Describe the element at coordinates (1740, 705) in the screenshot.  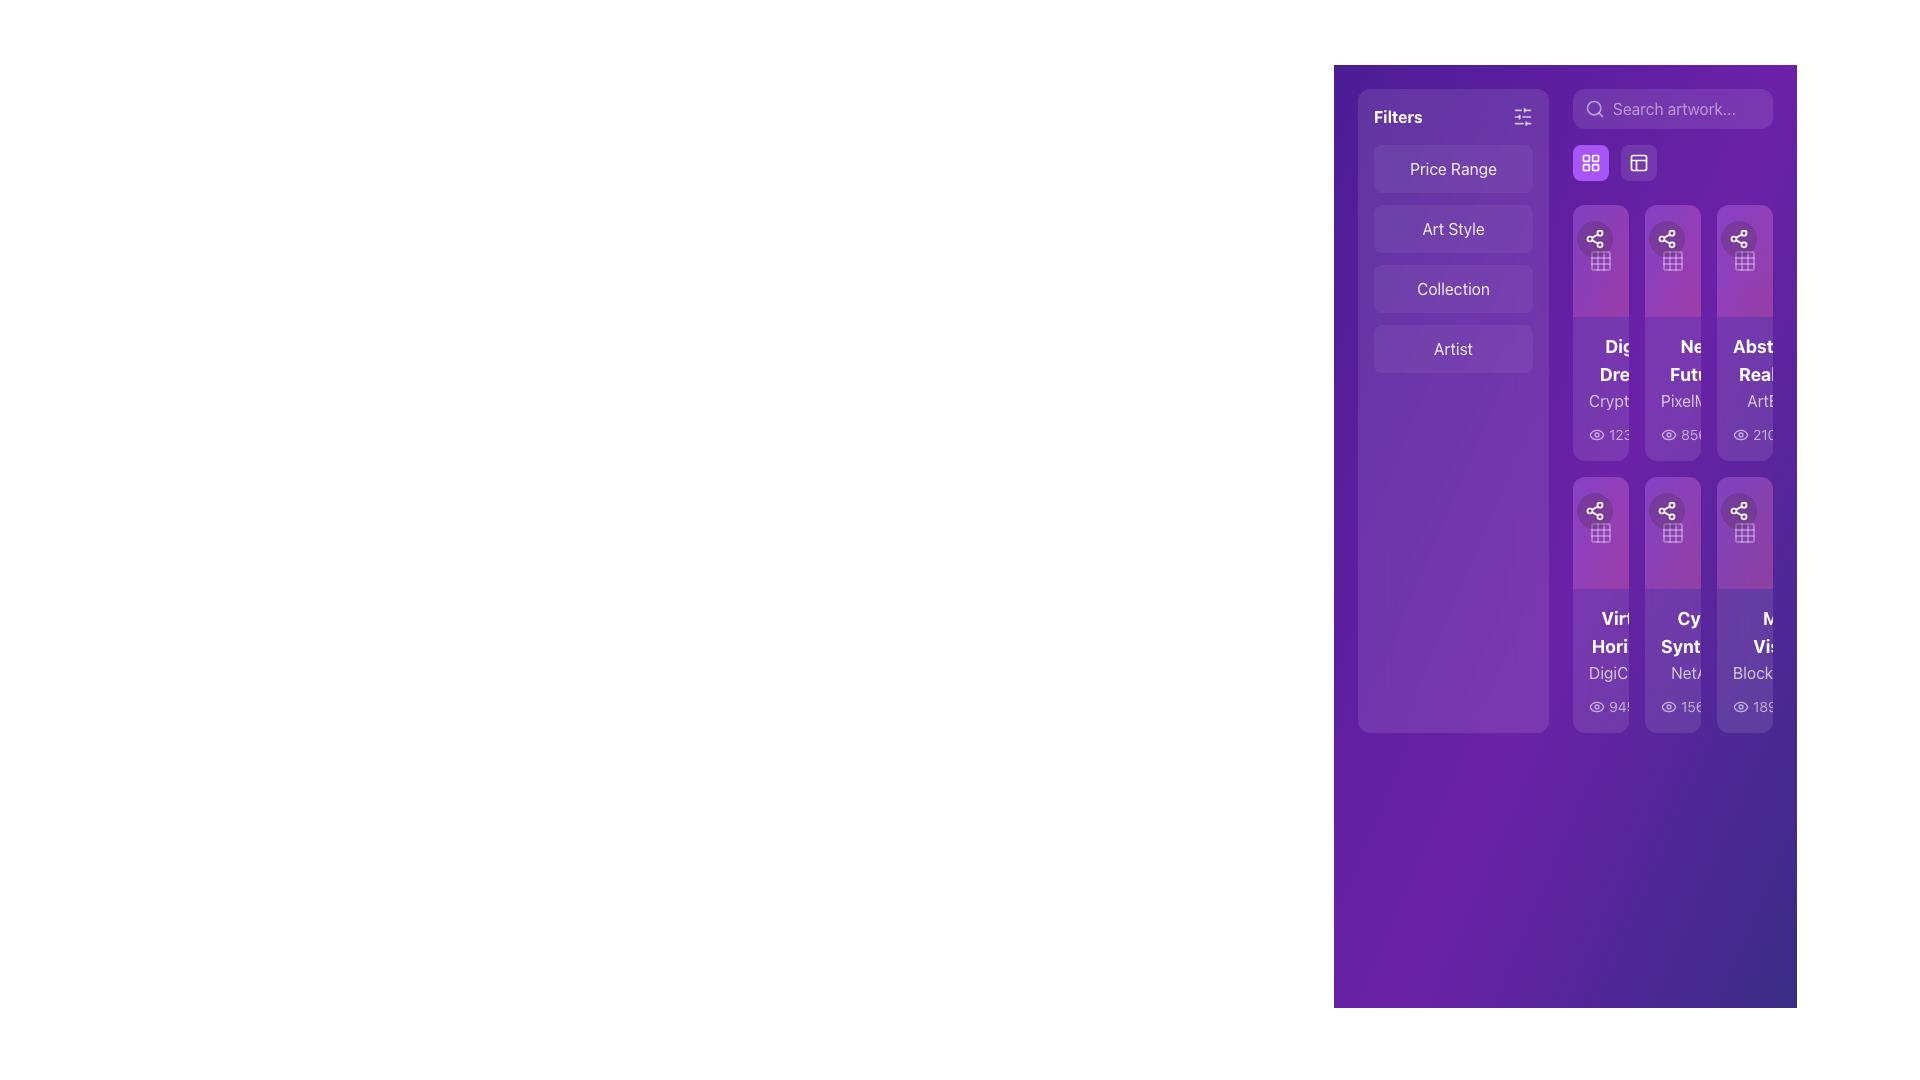
I see `the eye-shaped icon representing the outer structure of the eye, which is part of the 'Mysterious Vision, Blockchain Art' card located in the bottom-right of the grid layout` at that location.